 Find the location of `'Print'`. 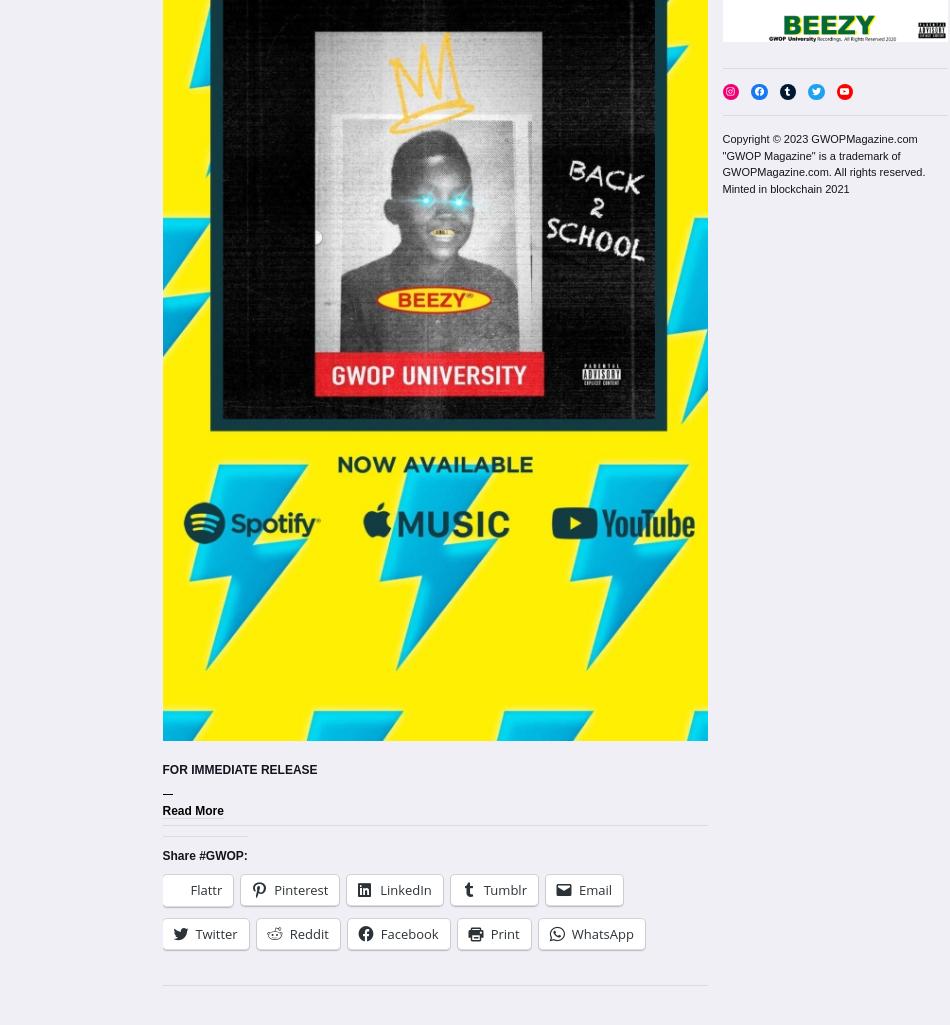

'Print' is located at coordinates (504, 933).